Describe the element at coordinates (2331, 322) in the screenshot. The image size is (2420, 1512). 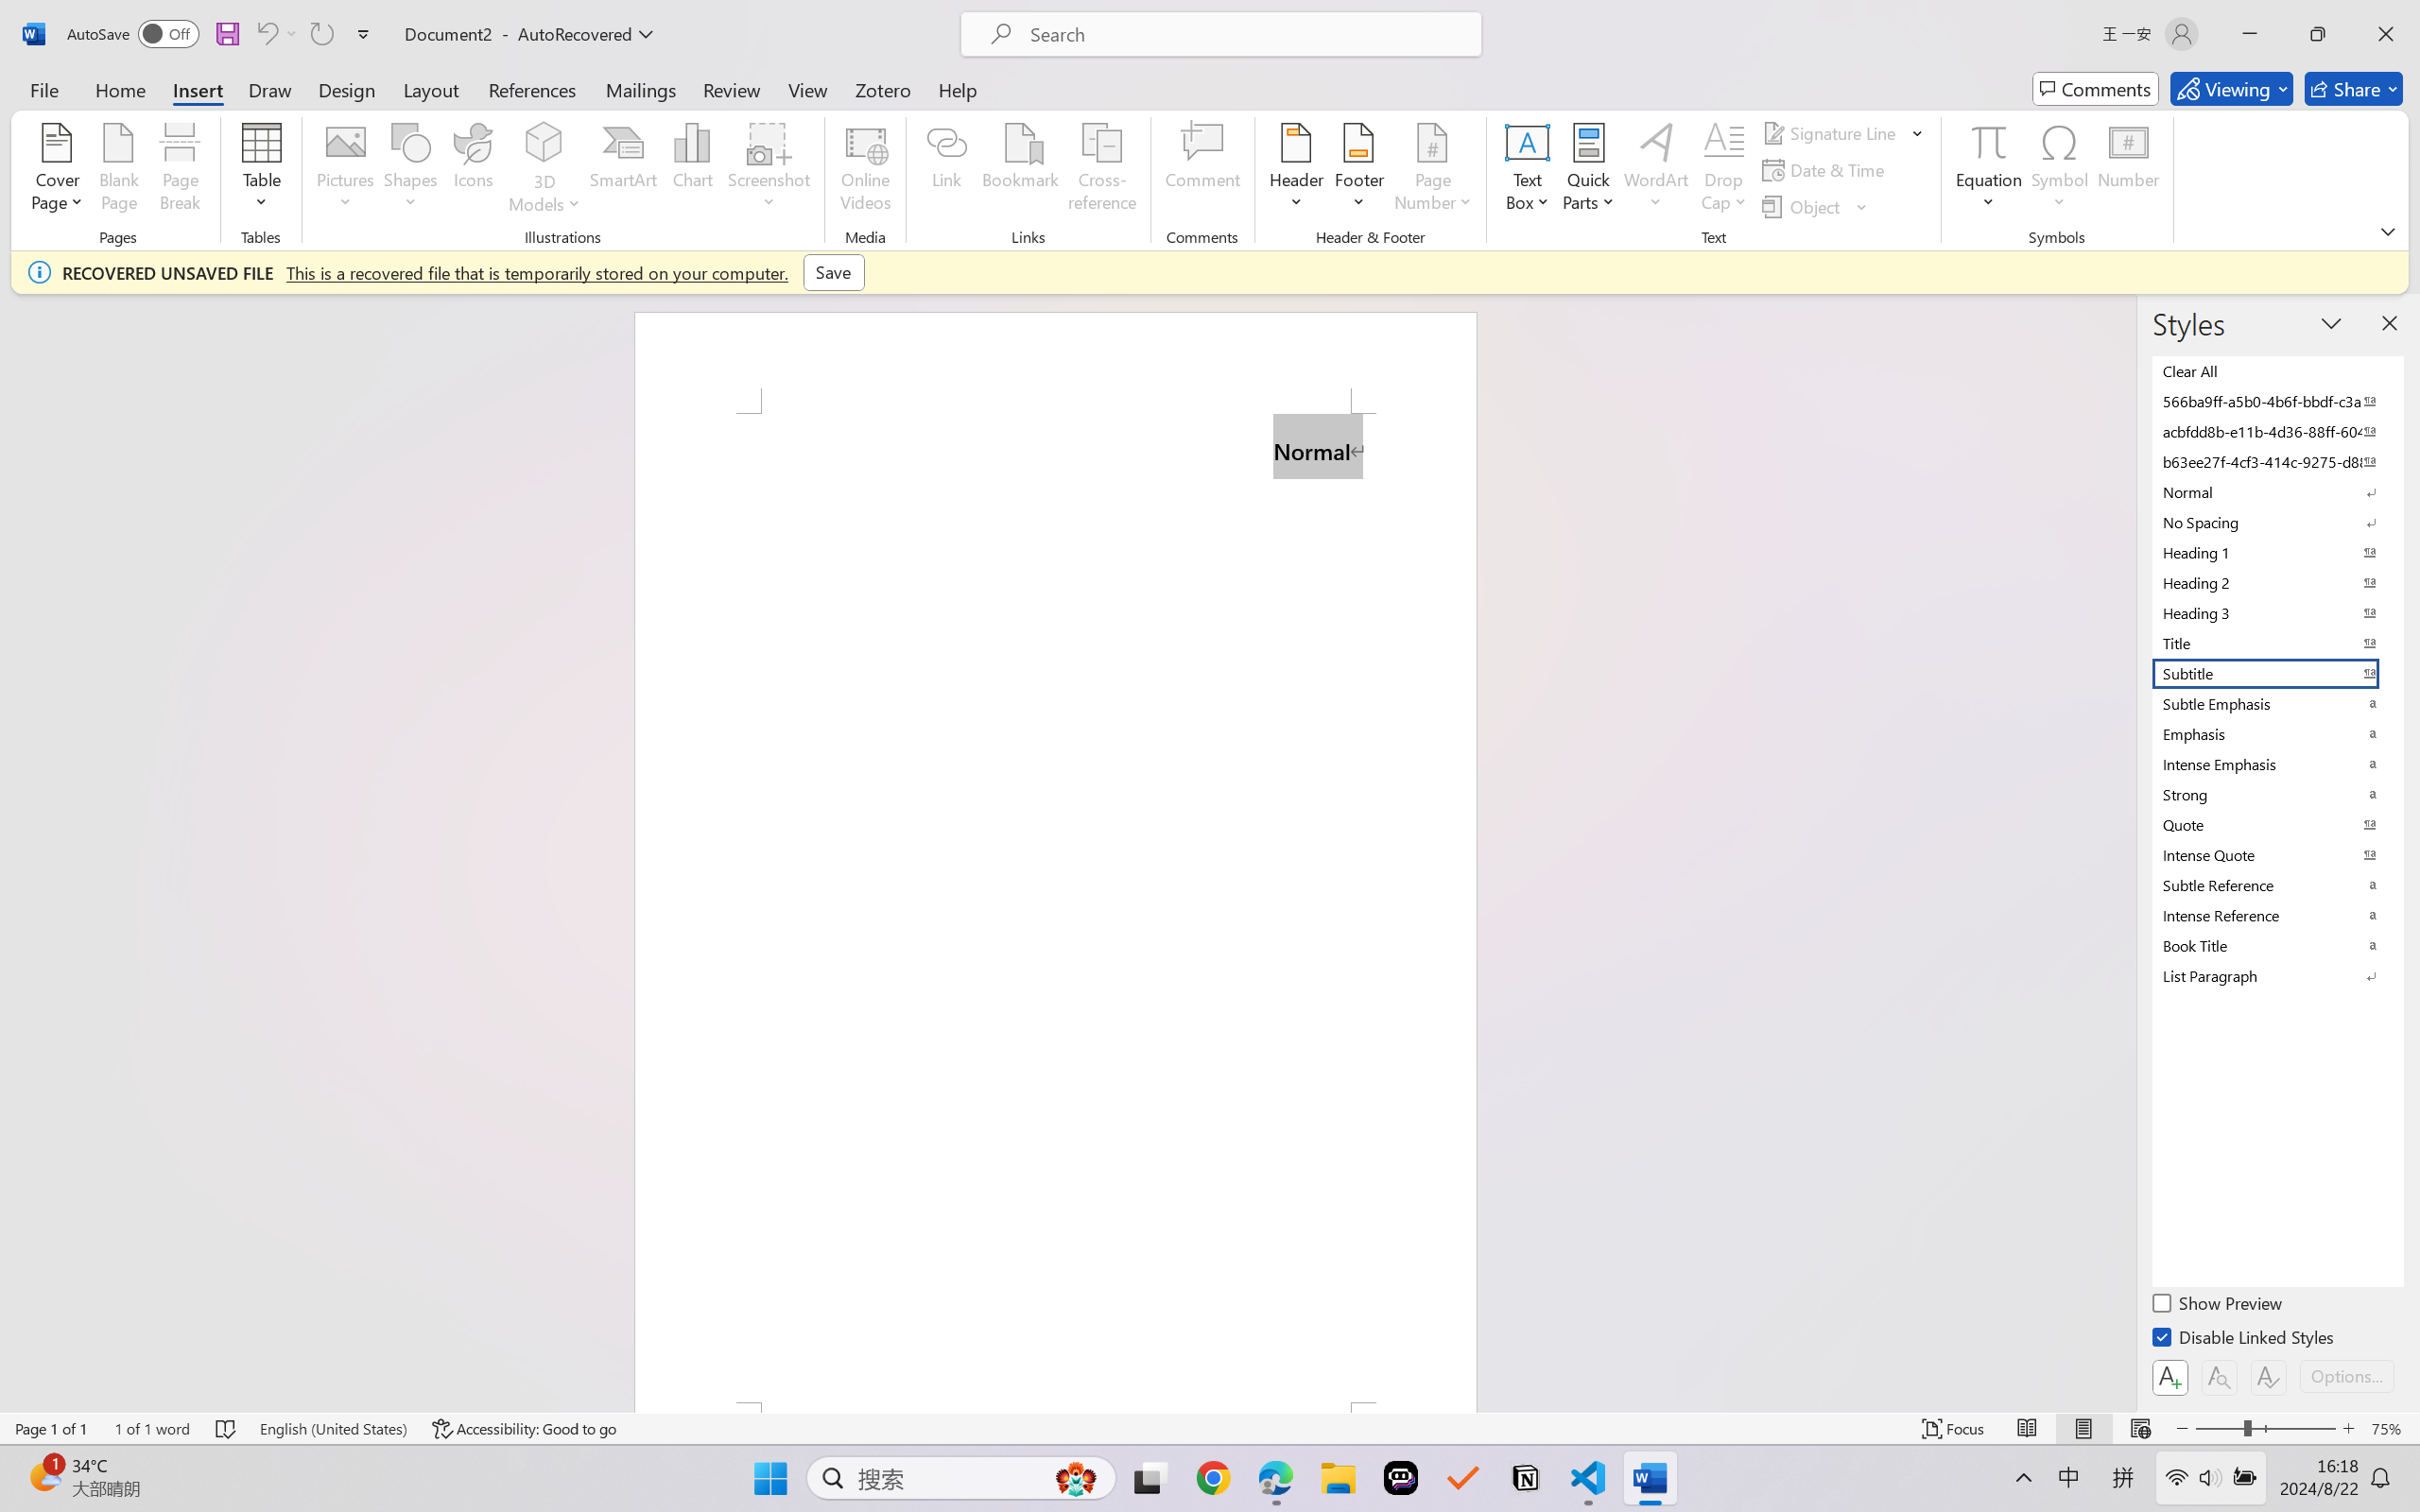
I see `'Task Pane Options'` at that location.